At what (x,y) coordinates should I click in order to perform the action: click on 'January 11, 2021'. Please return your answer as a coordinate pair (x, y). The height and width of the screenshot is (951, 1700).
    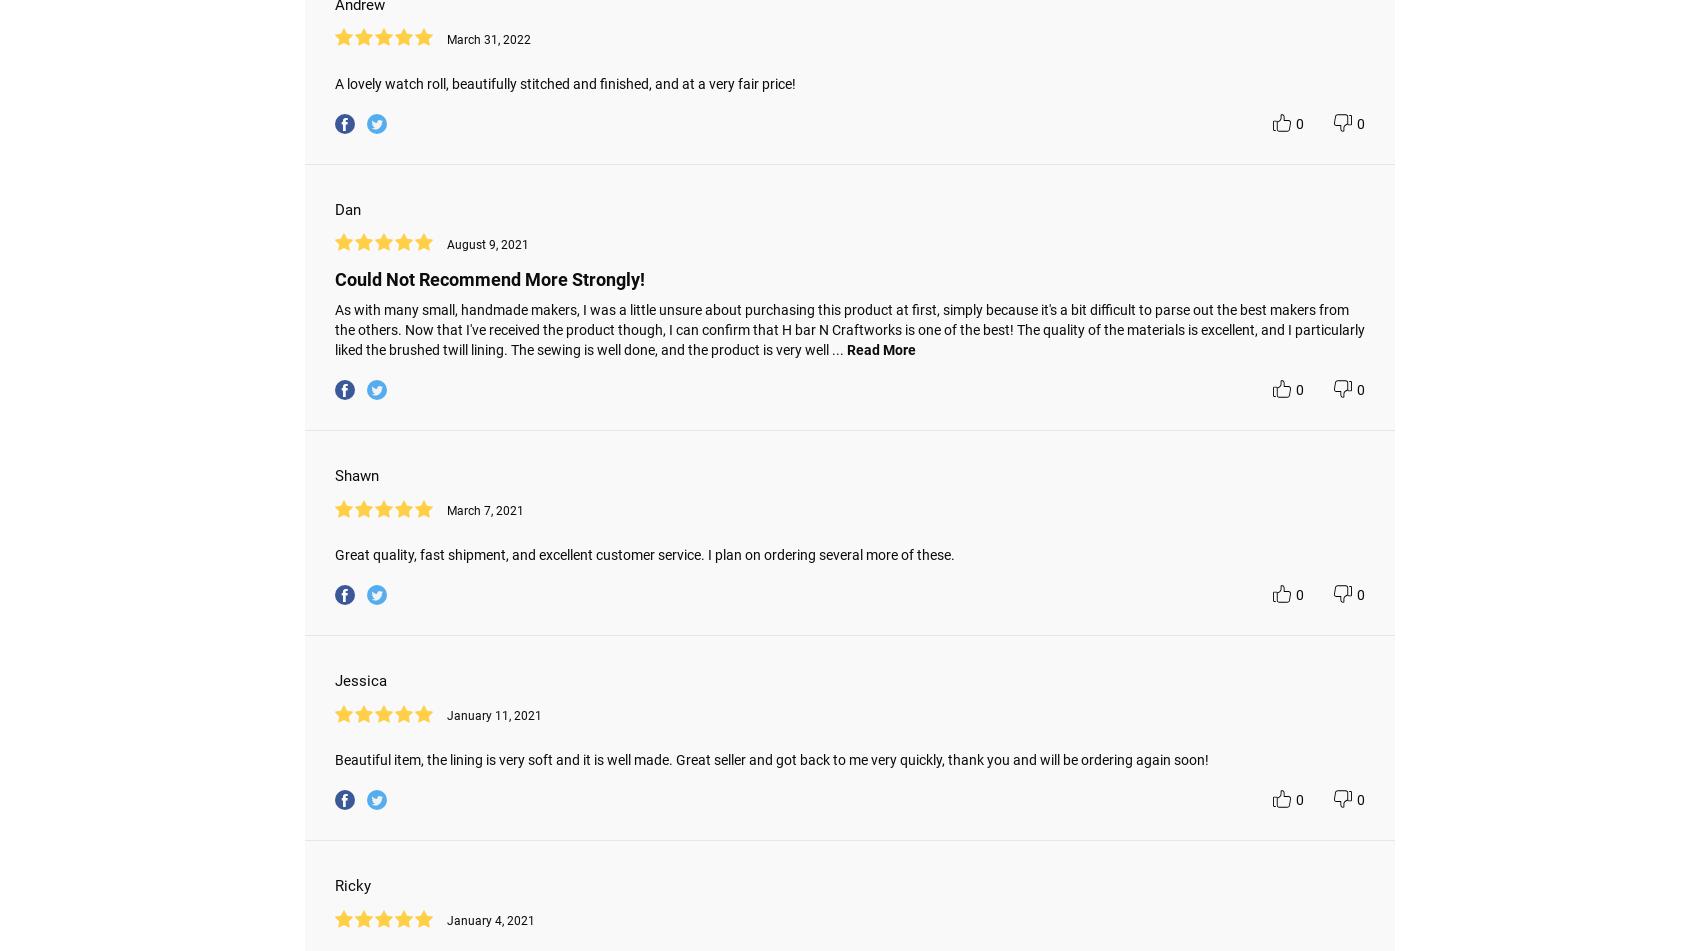
    Looking at the image, I should click on (494, 715).